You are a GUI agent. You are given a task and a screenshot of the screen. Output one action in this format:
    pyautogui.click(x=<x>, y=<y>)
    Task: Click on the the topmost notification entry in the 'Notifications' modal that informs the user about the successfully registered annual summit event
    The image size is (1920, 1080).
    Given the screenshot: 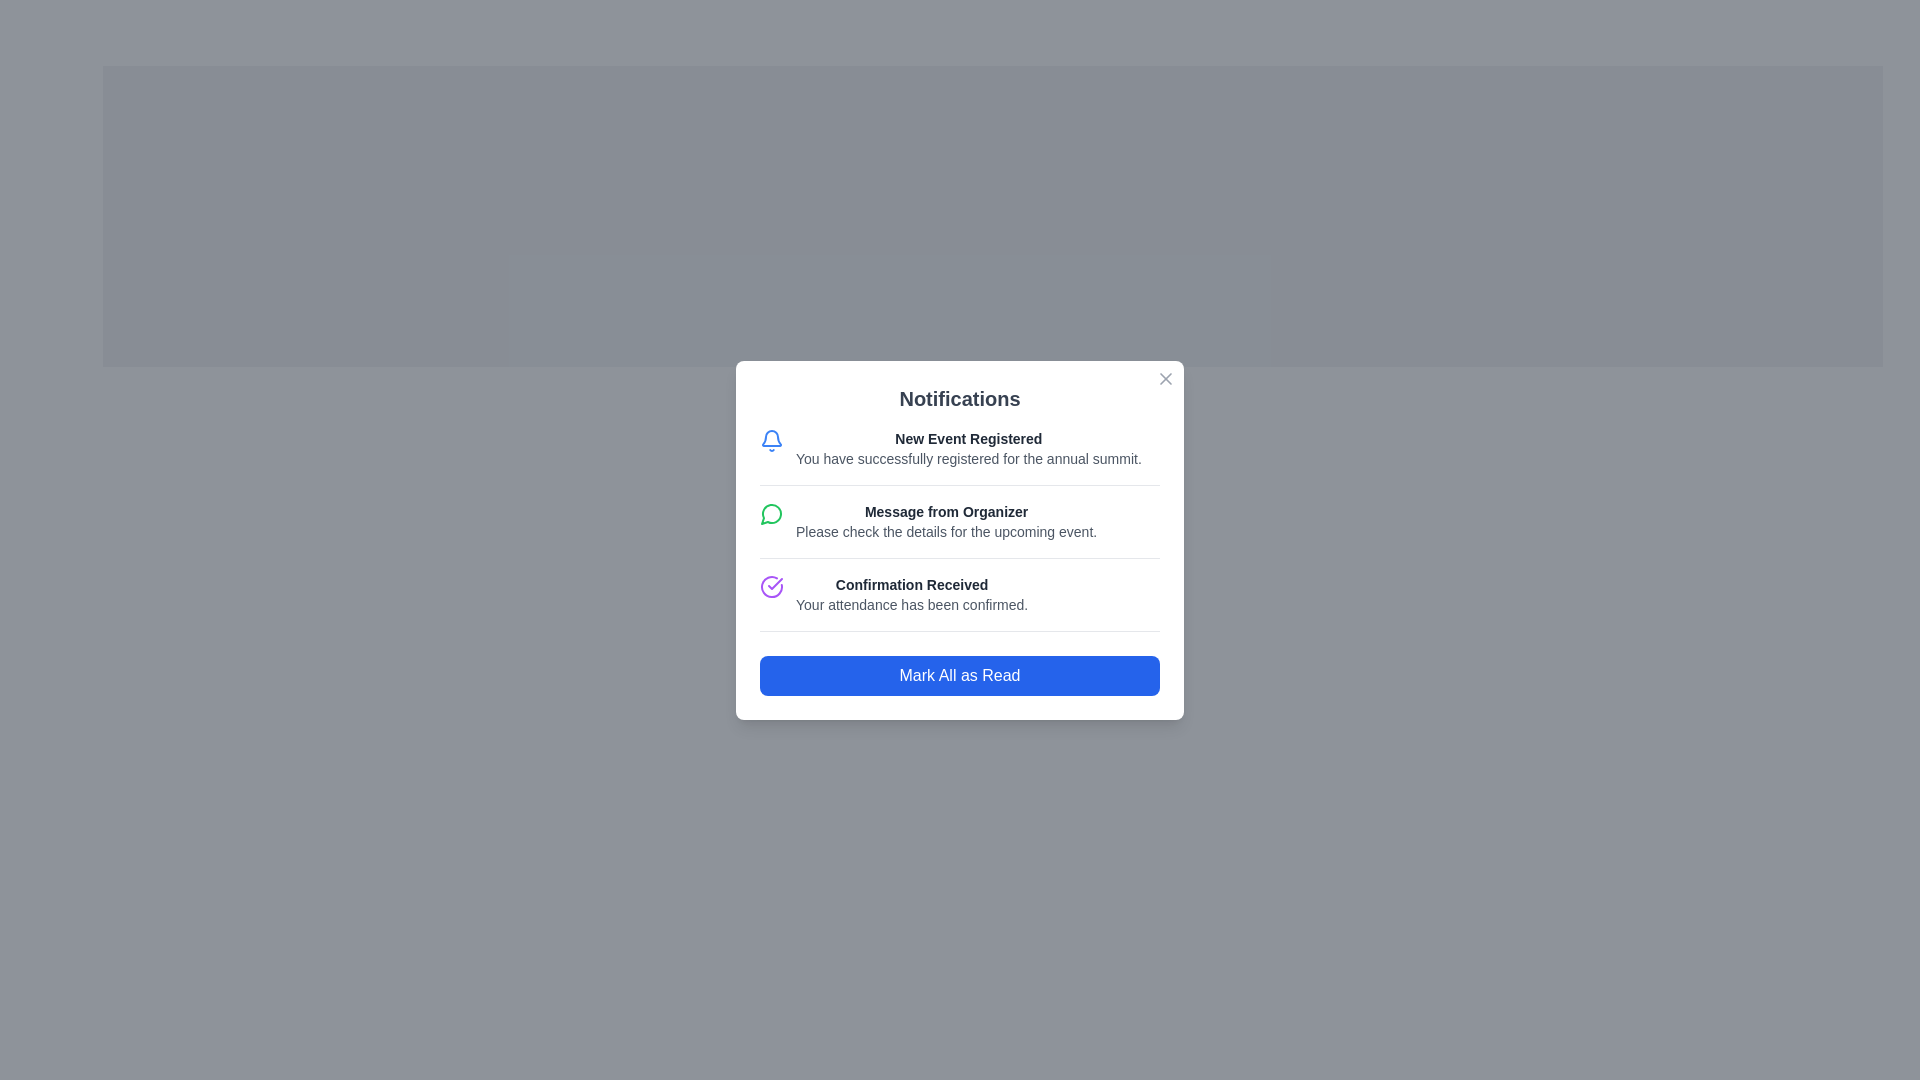 What is the action you would take?
    pyautogui.click(x=968, y=447)
    